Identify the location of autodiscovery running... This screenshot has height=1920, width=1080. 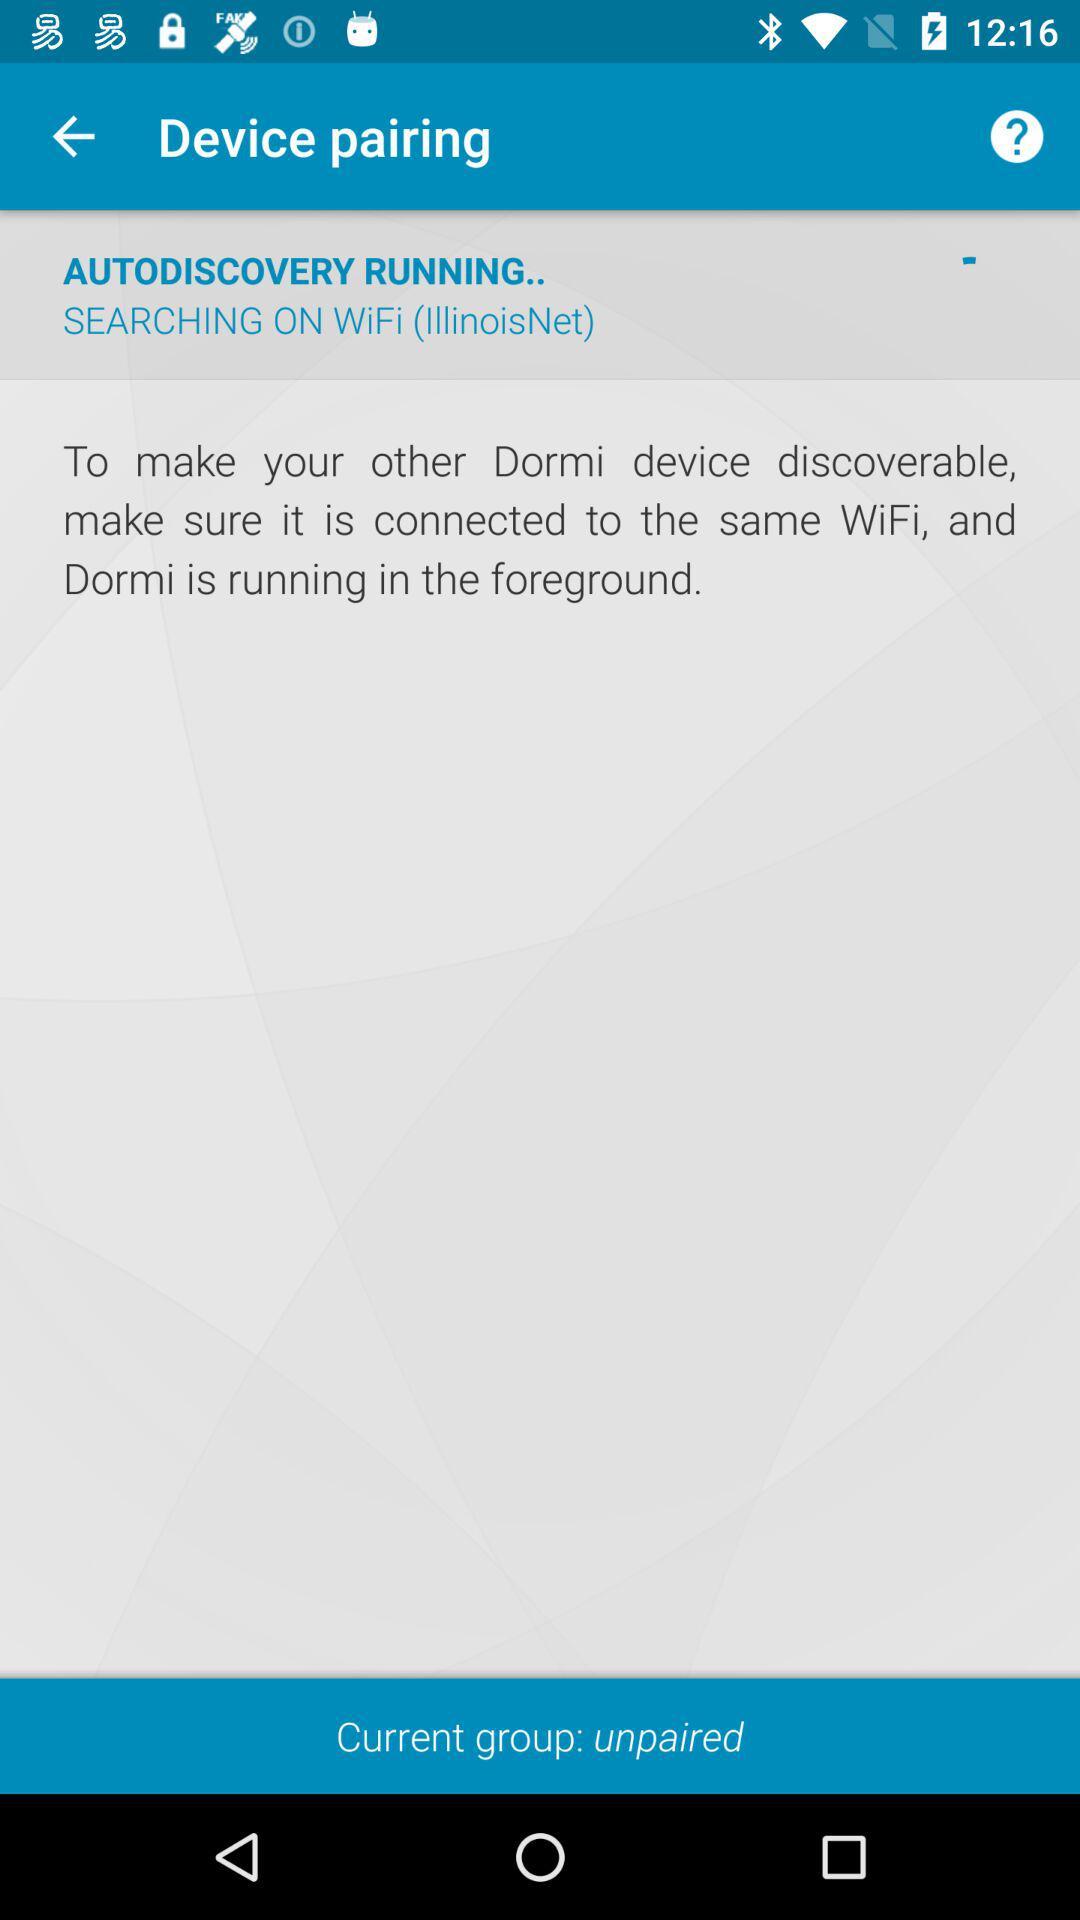
(304, 268).